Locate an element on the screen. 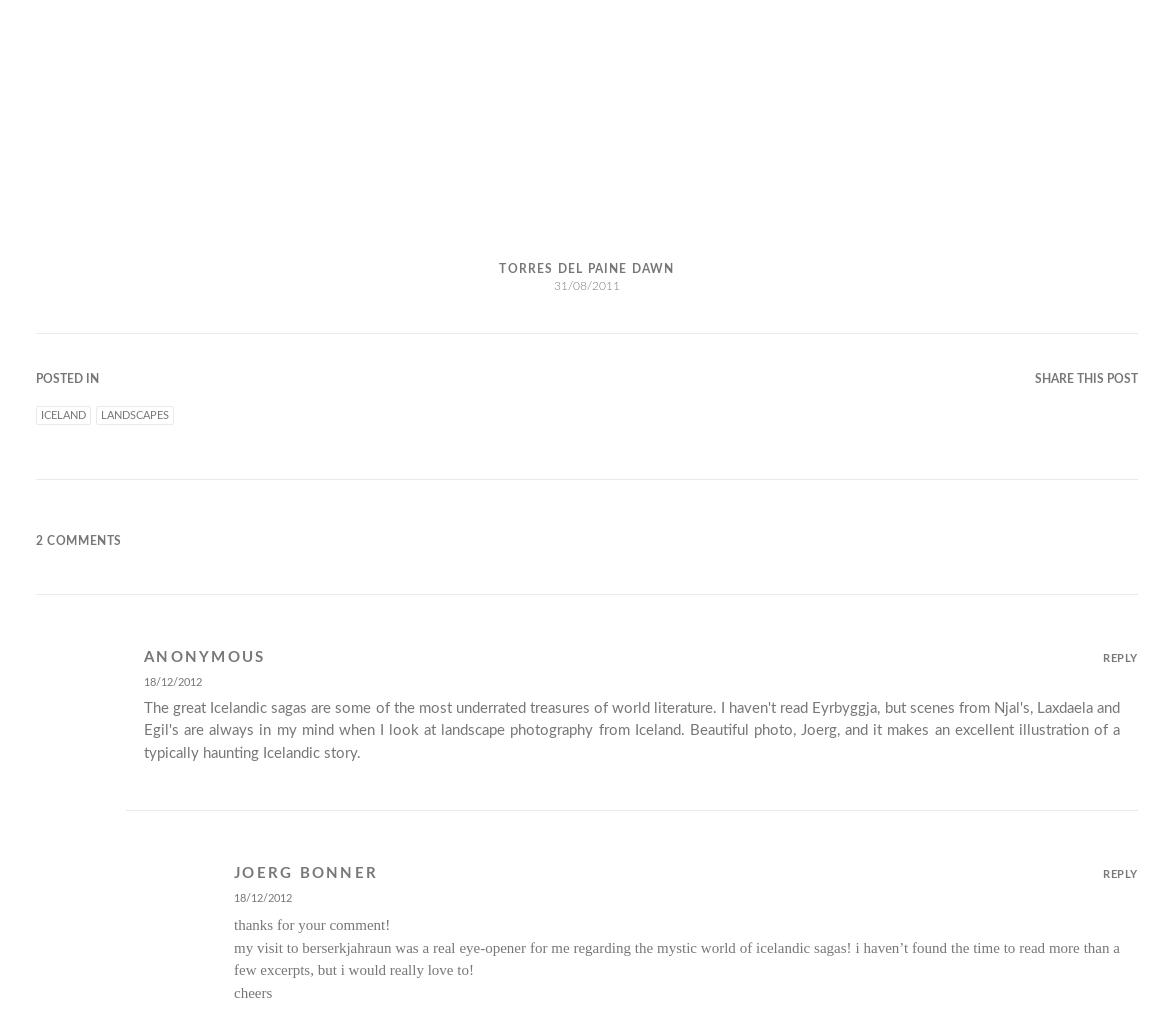 This screenshot has width=1174, height=1009. 'thanks for your comment!' is located at coordinates (311, 924).